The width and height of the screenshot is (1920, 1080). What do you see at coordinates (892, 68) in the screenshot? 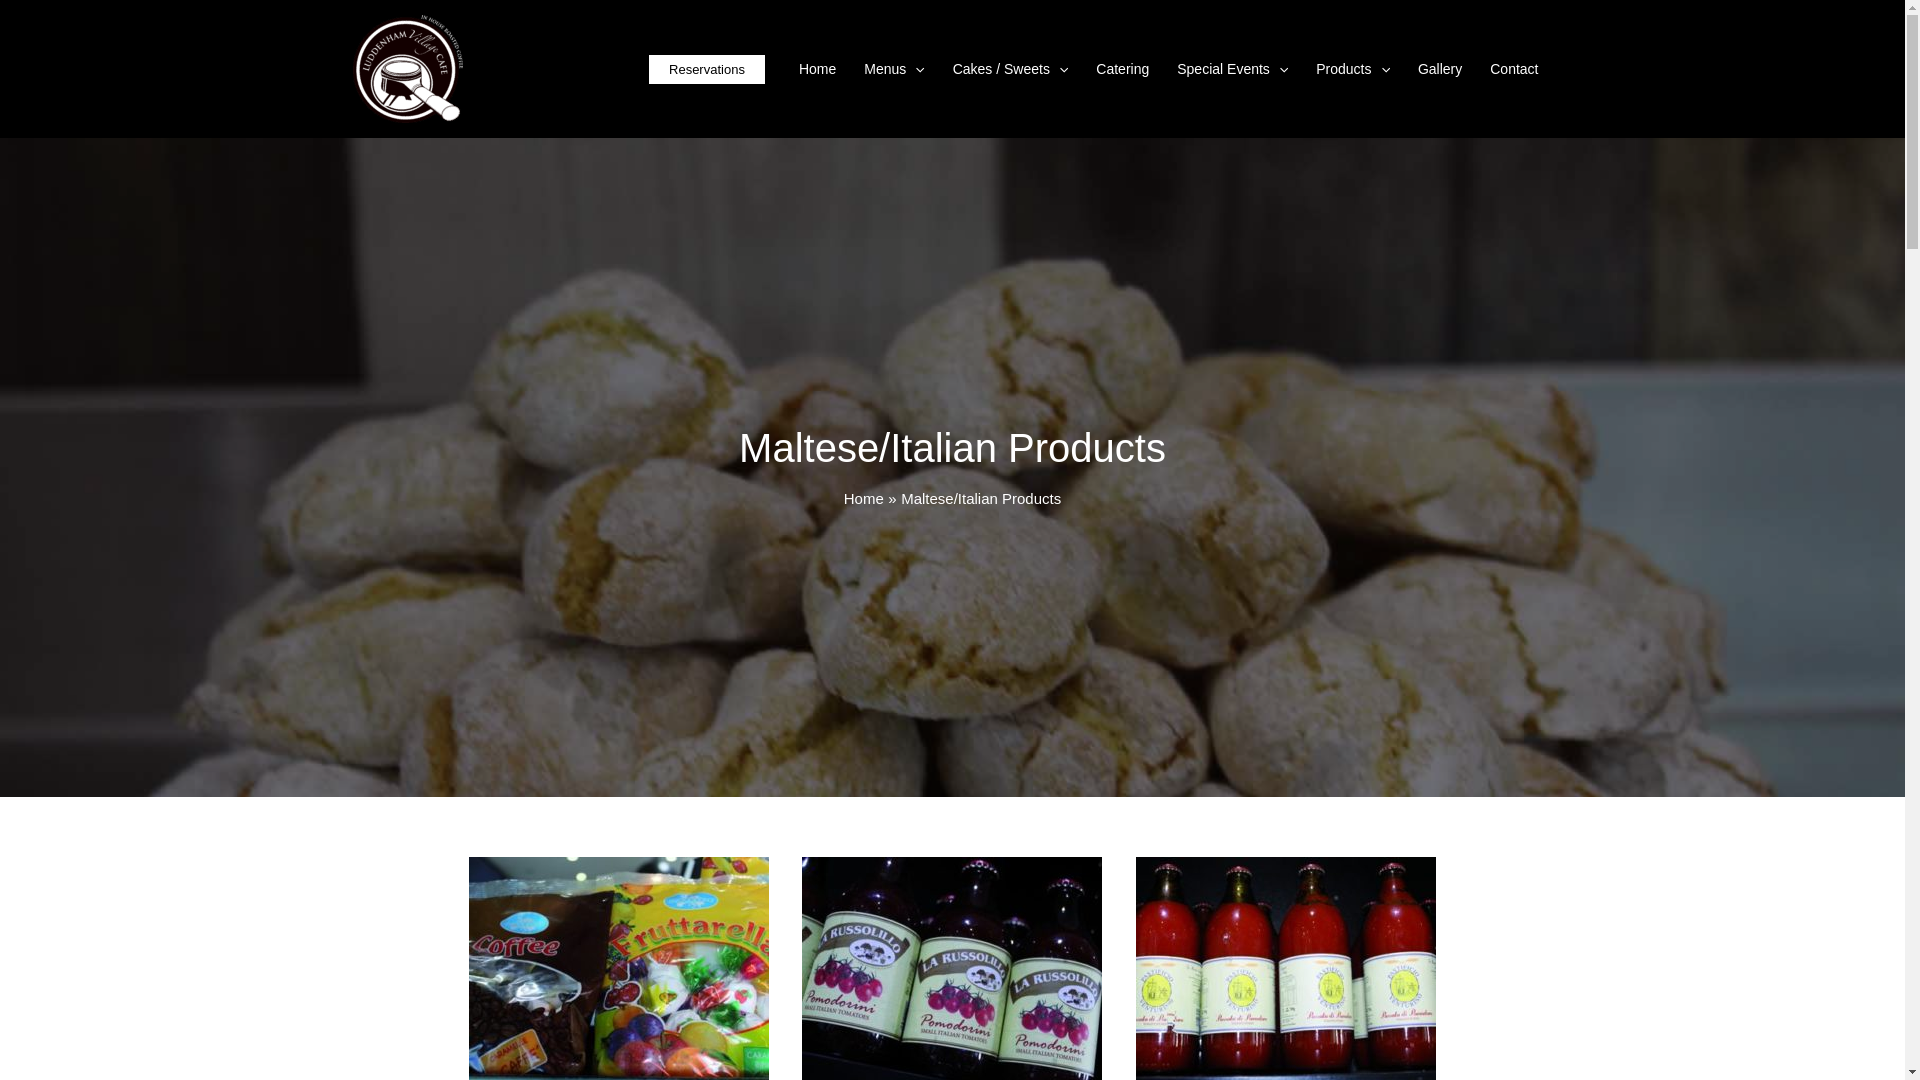
I see `'Menus'` at bounding box center [892, 68].